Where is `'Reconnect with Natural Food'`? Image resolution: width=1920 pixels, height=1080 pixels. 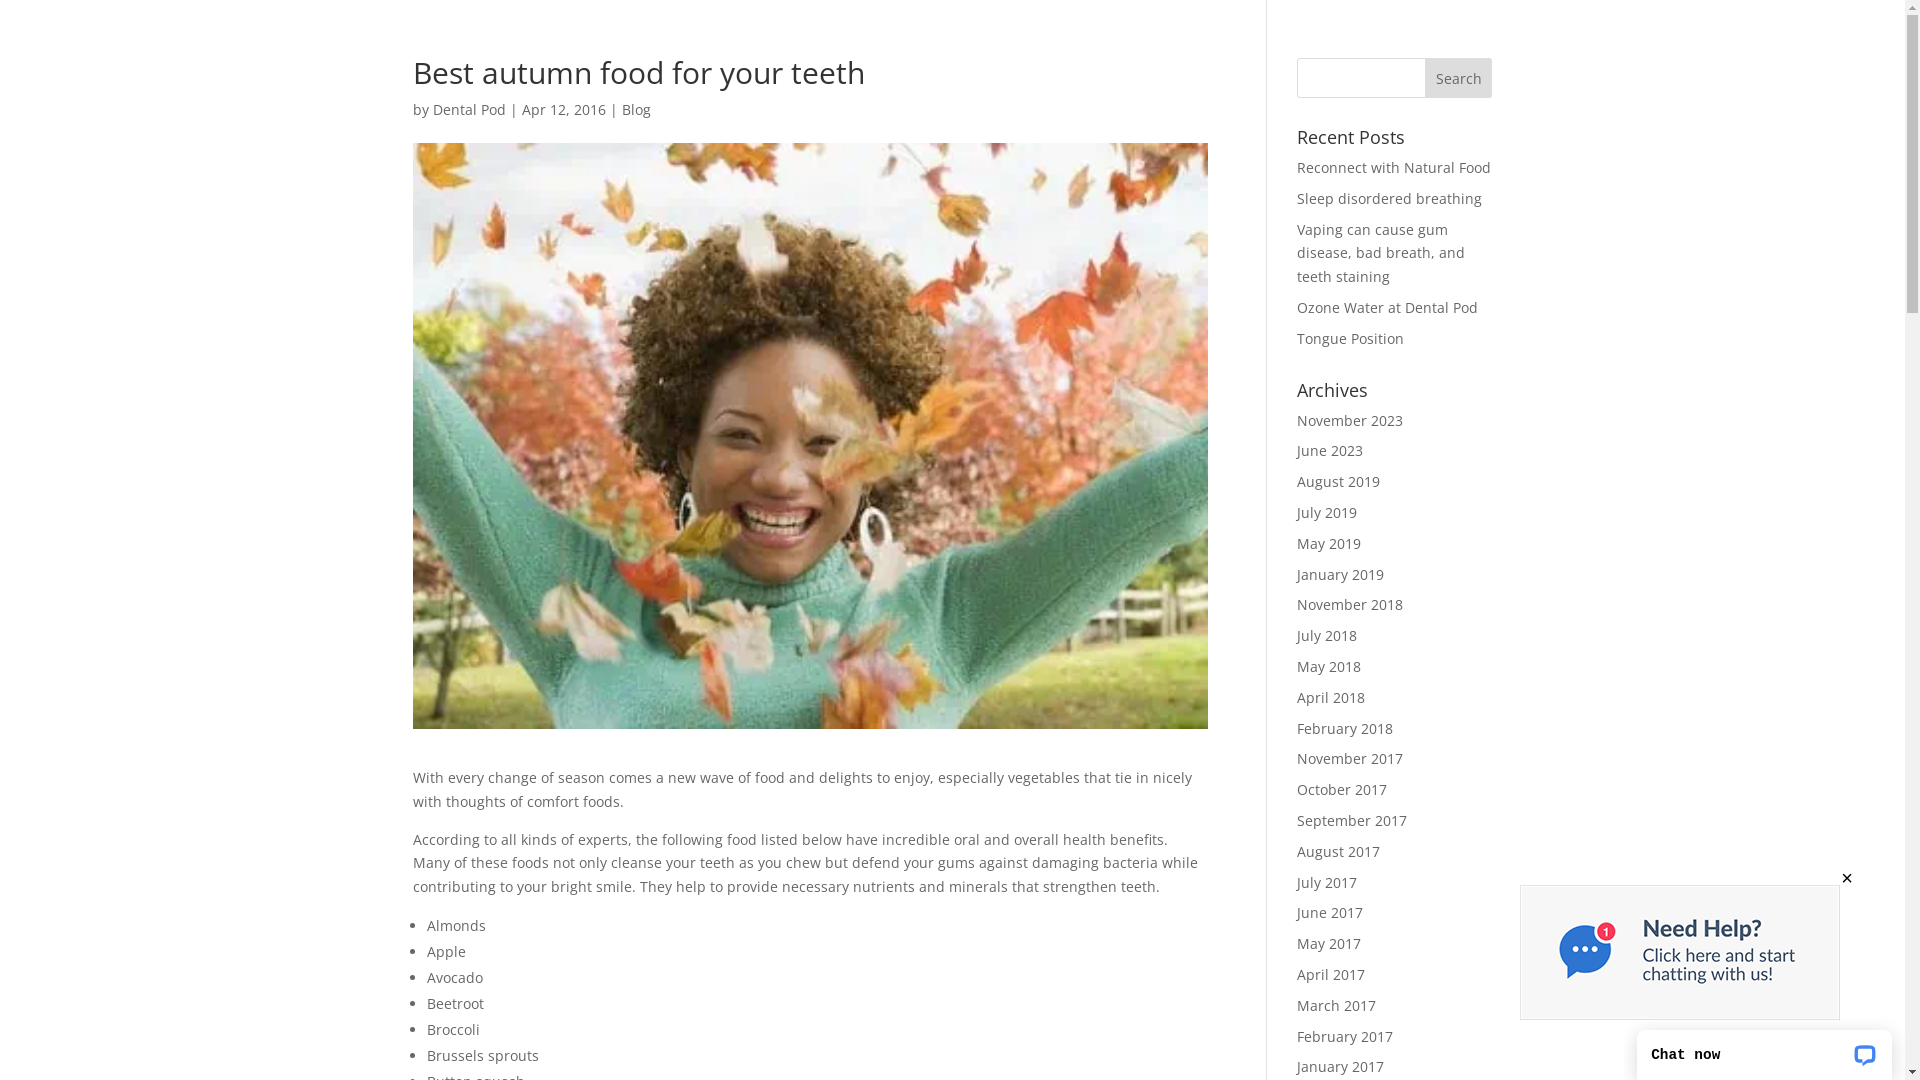 'Reconnect with Natural Food' is located at coordinates (1392, 166).